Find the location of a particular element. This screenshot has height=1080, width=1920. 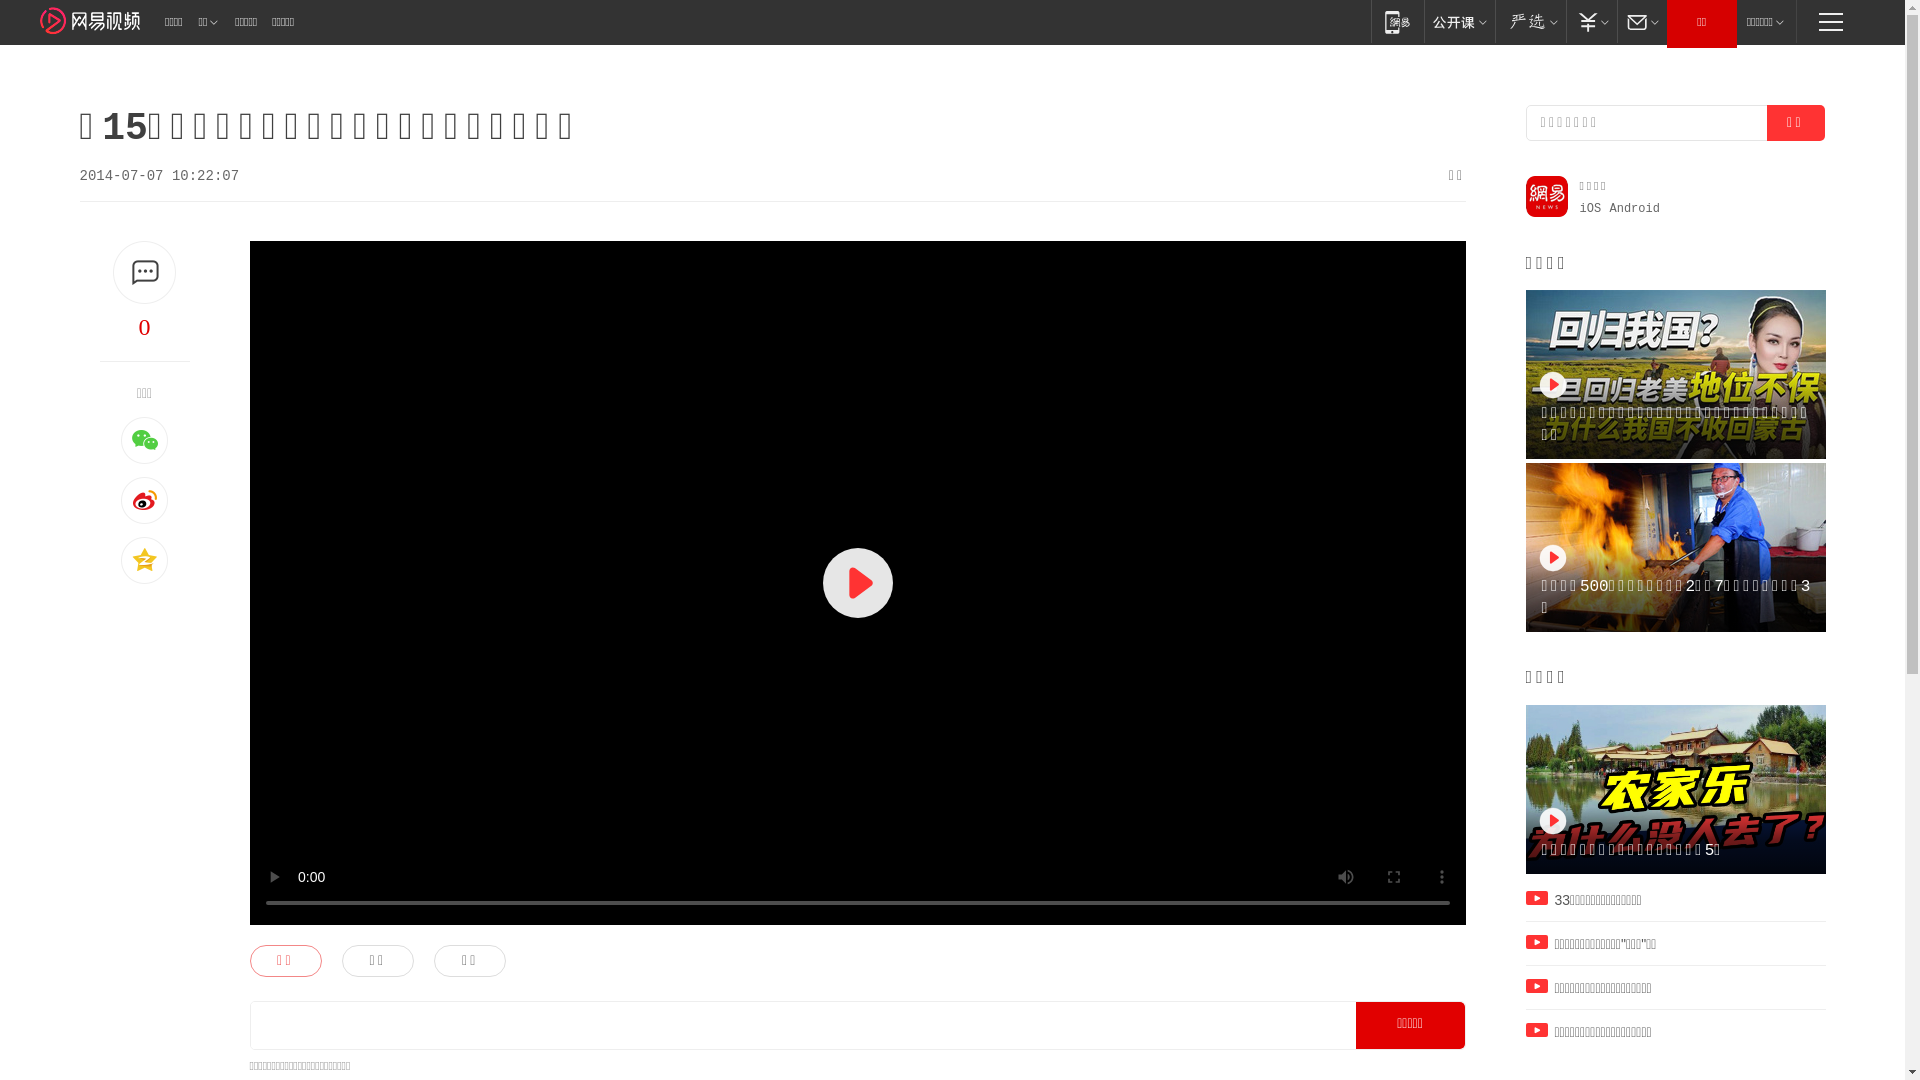

'iOS' is located at coordinates (1578, 208).